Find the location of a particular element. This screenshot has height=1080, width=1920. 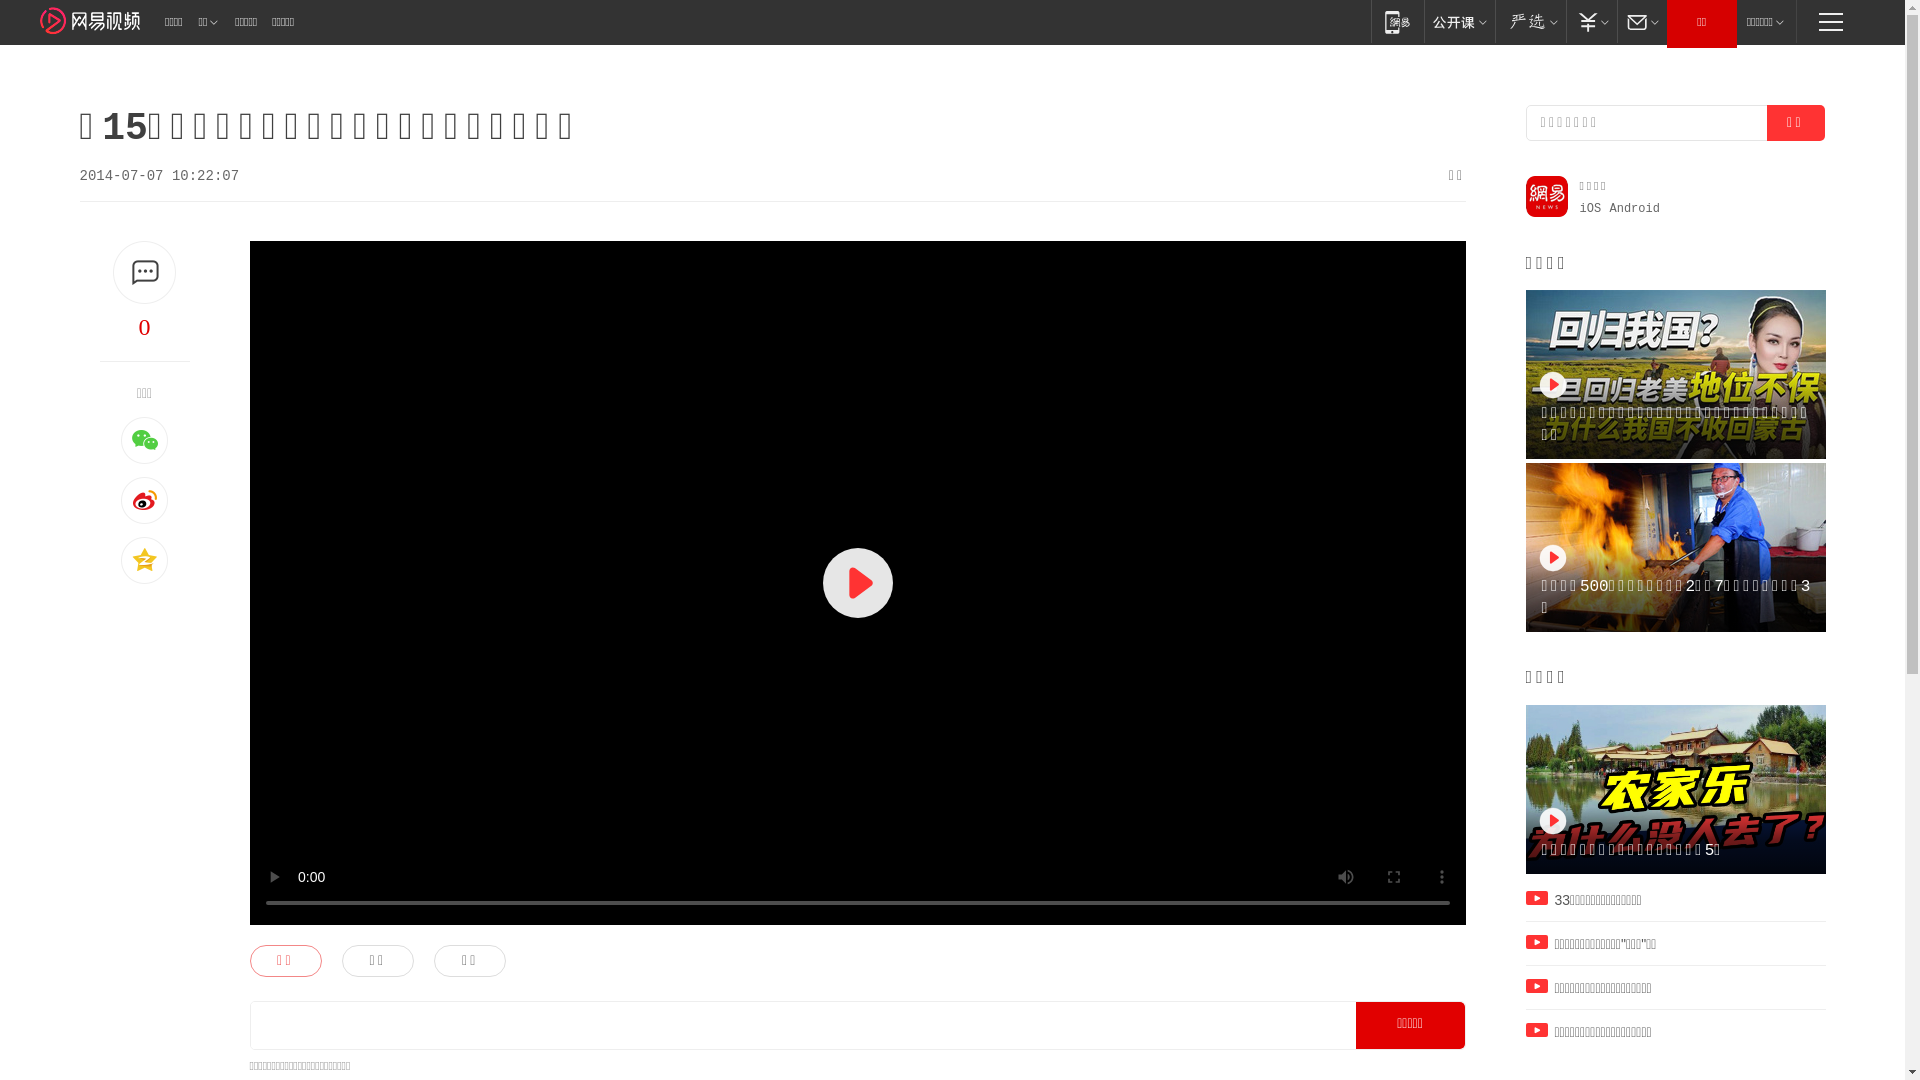

'iOS' is located at coordinates (1578, 208).